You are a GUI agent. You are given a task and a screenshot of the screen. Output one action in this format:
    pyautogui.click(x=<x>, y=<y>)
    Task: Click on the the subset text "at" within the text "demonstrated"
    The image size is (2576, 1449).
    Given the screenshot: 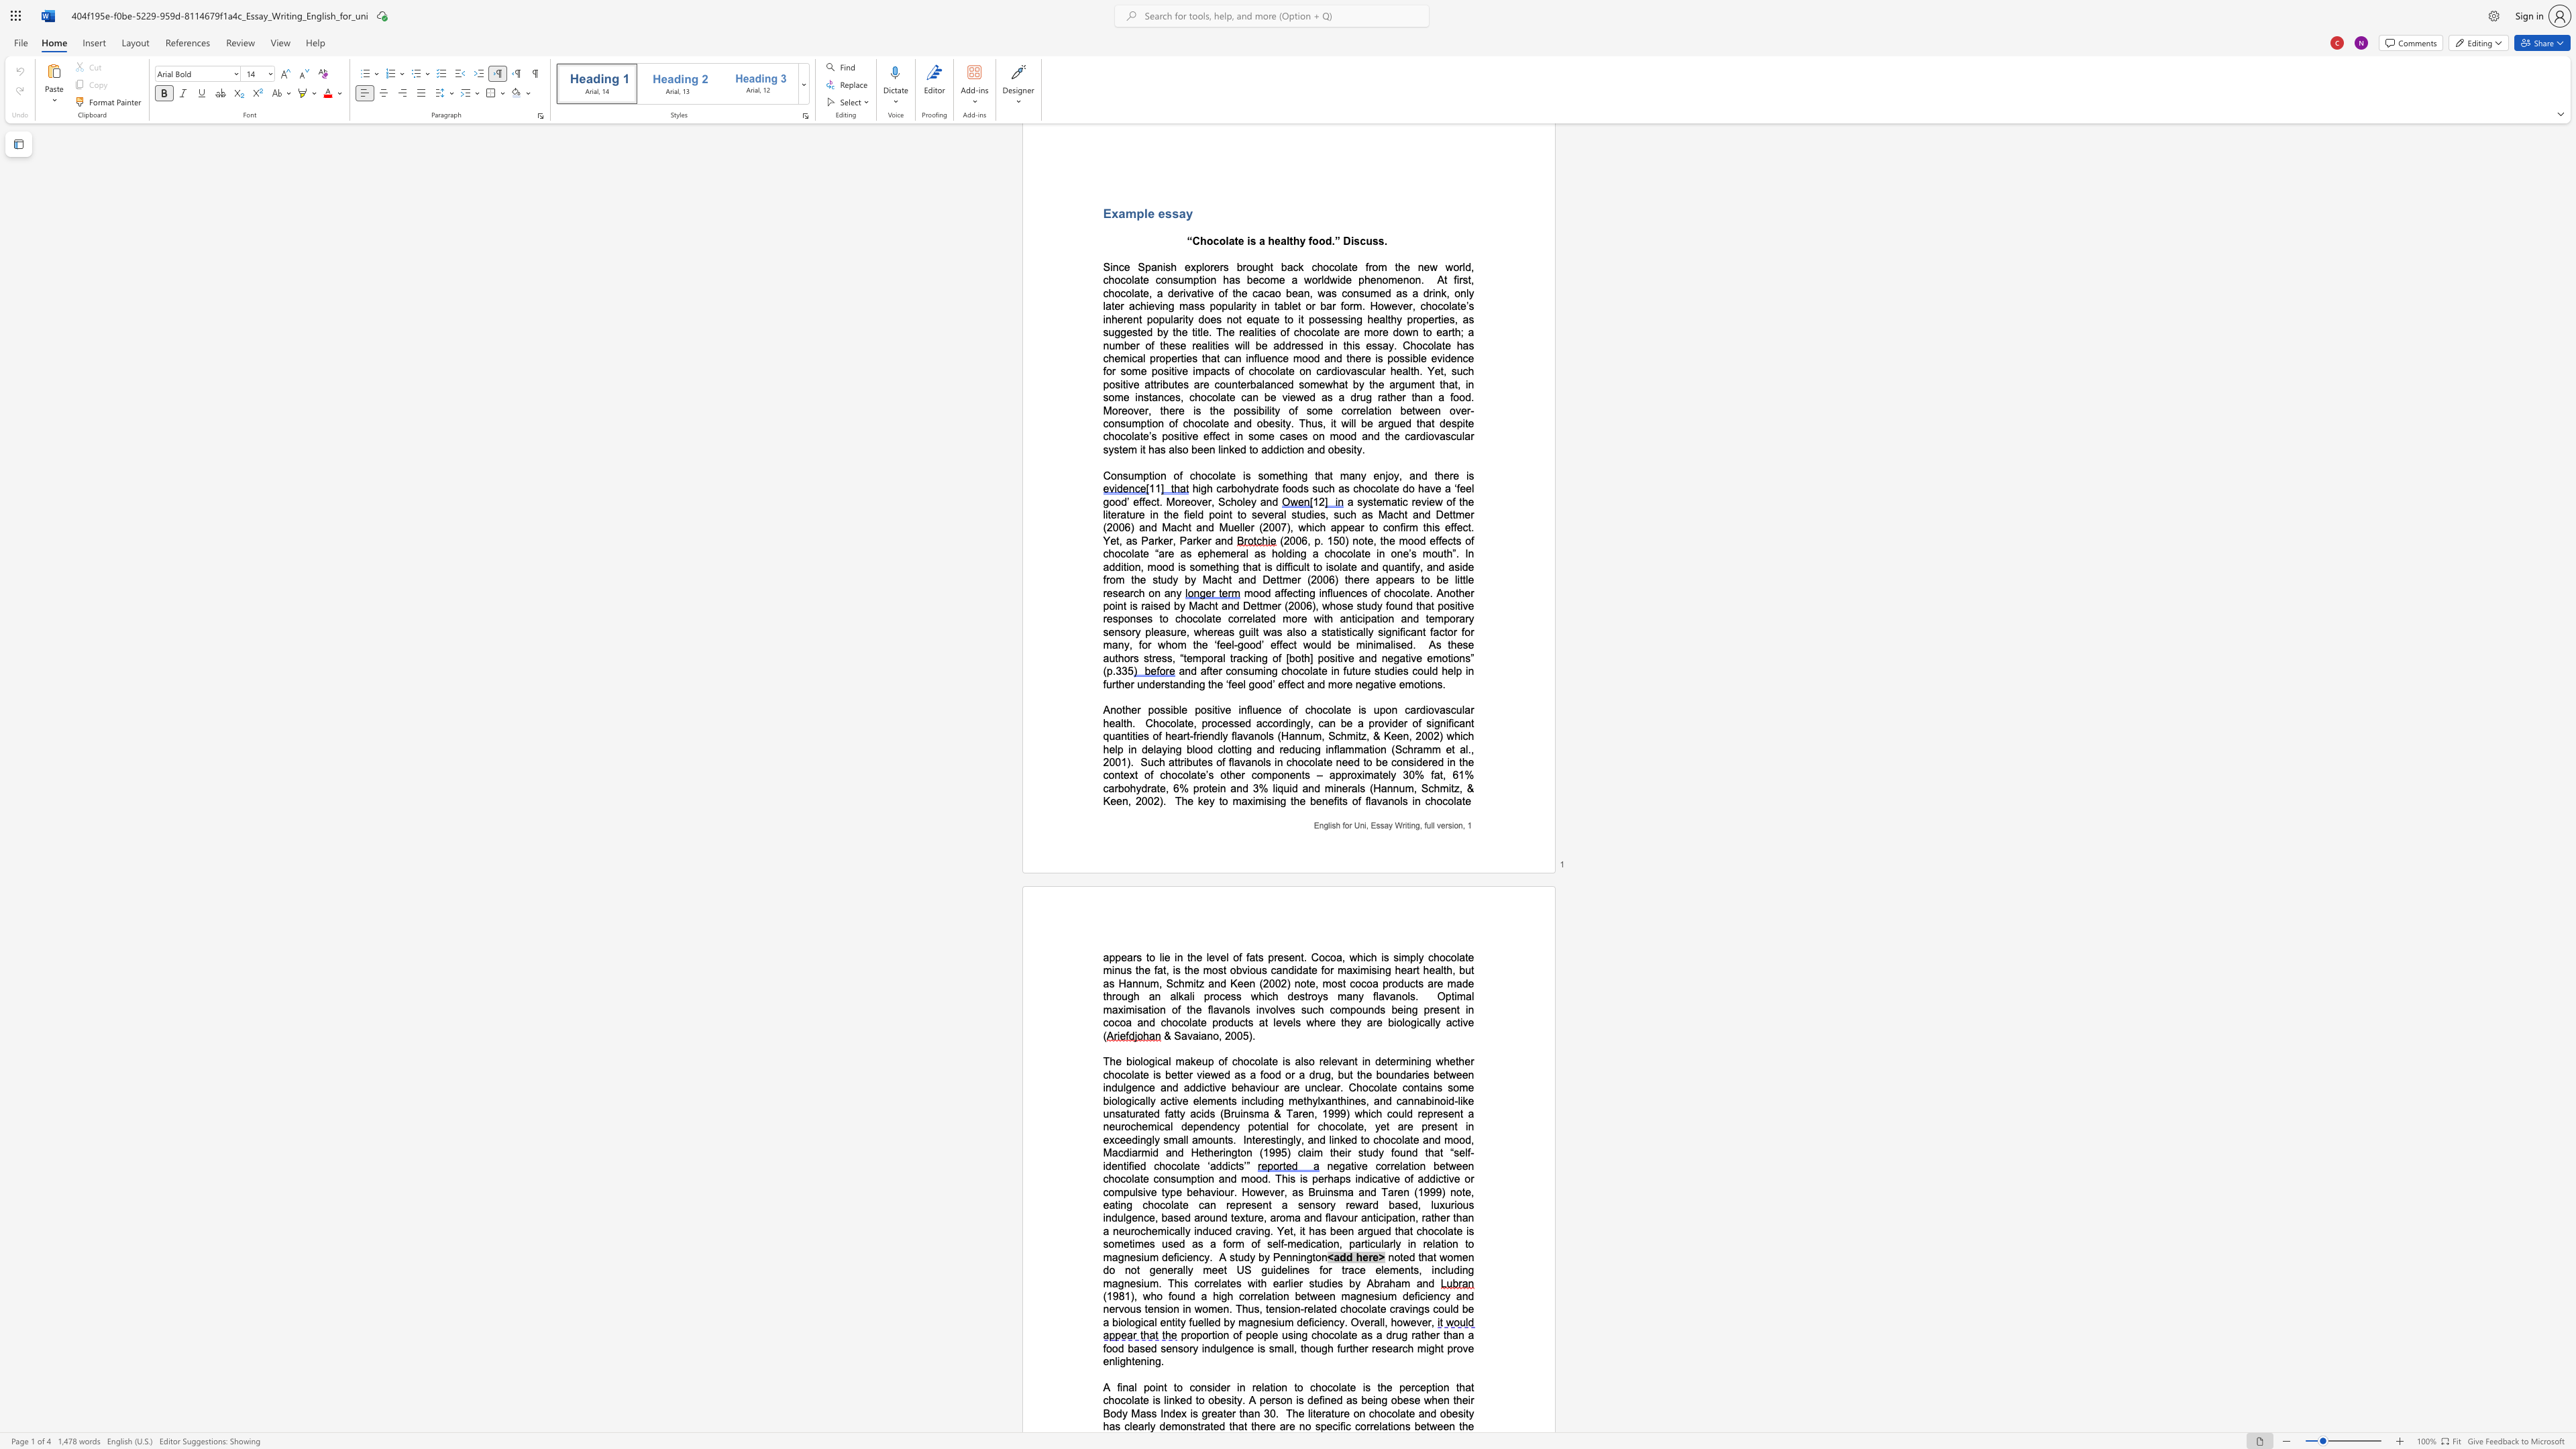 What is the action you would take?
    pyautogui.click(x=1204, y=1426)
    